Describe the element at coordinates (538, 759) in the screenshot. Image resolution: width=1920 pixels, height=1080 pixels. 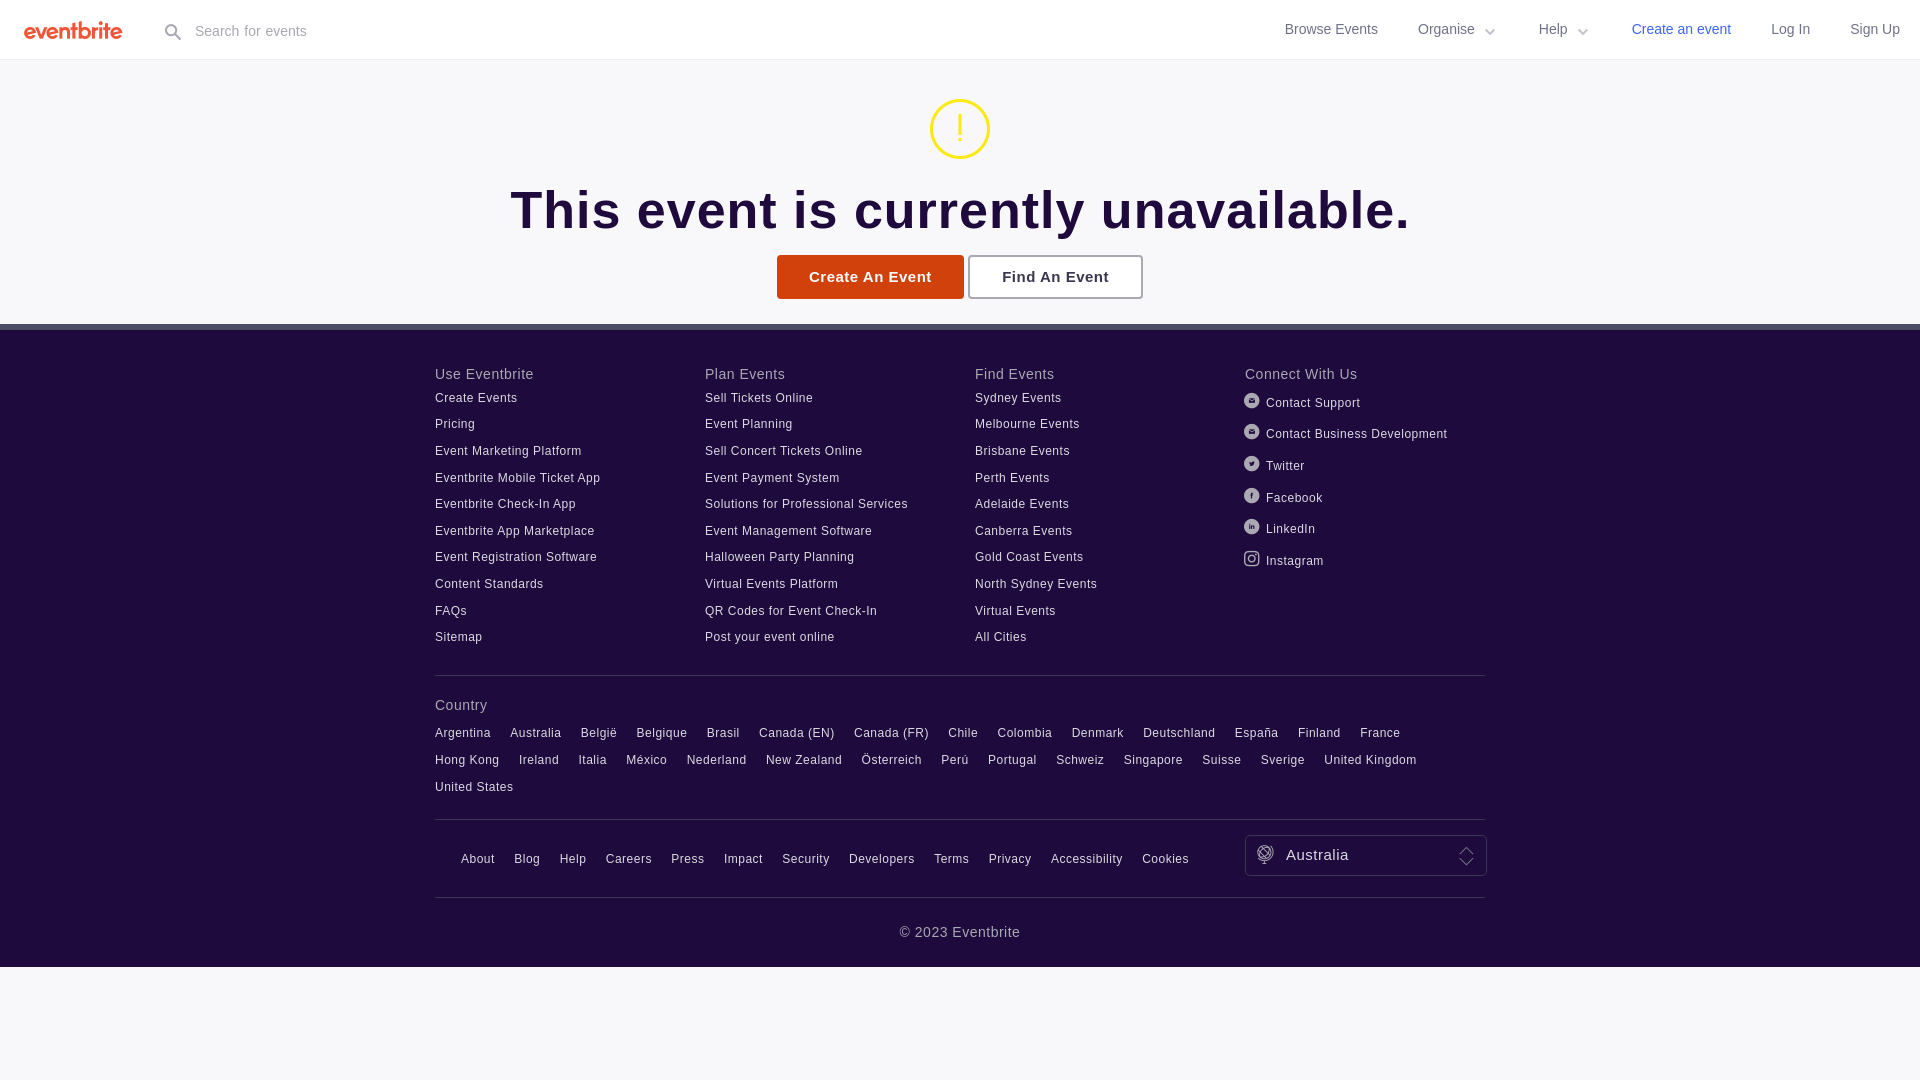
I see `'Ireland'` at that location.